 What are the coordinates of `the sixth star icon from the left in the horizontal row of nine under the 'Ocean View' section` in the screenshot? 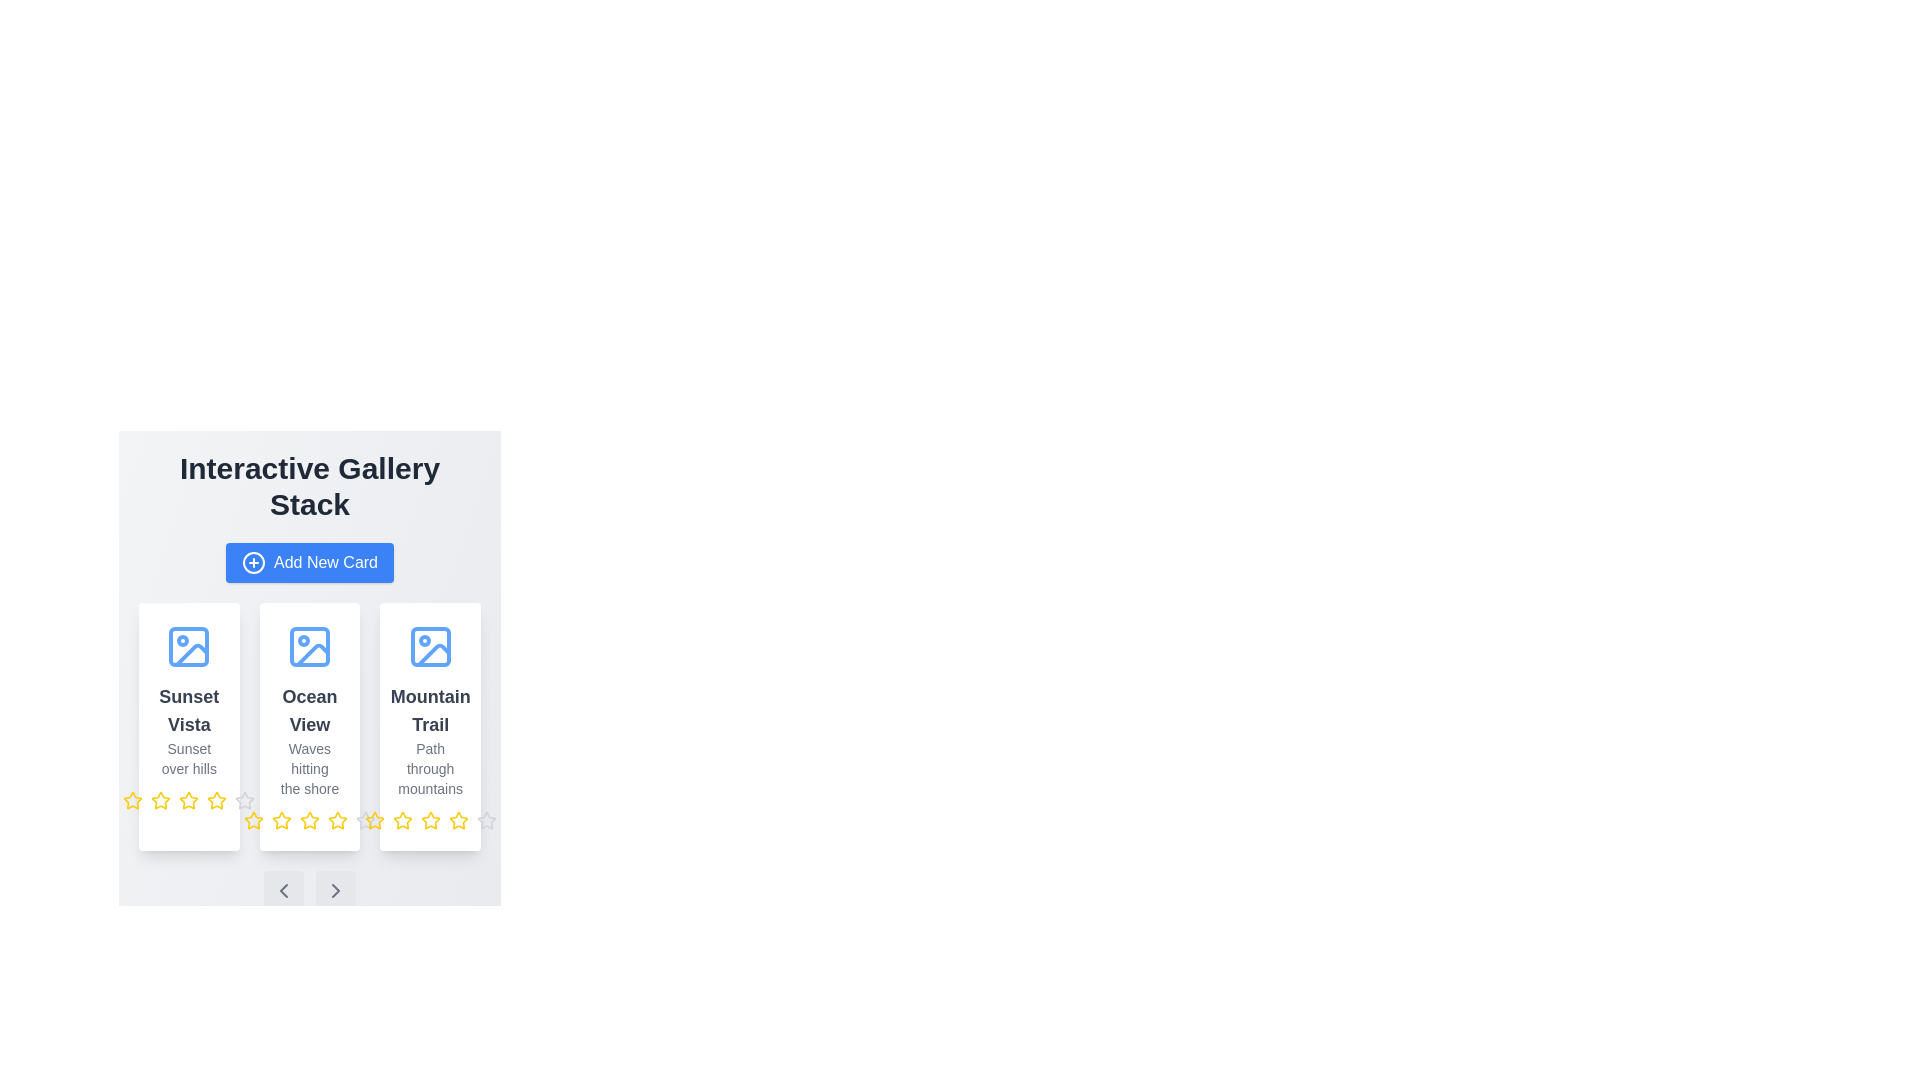 It's located at (337, 821).